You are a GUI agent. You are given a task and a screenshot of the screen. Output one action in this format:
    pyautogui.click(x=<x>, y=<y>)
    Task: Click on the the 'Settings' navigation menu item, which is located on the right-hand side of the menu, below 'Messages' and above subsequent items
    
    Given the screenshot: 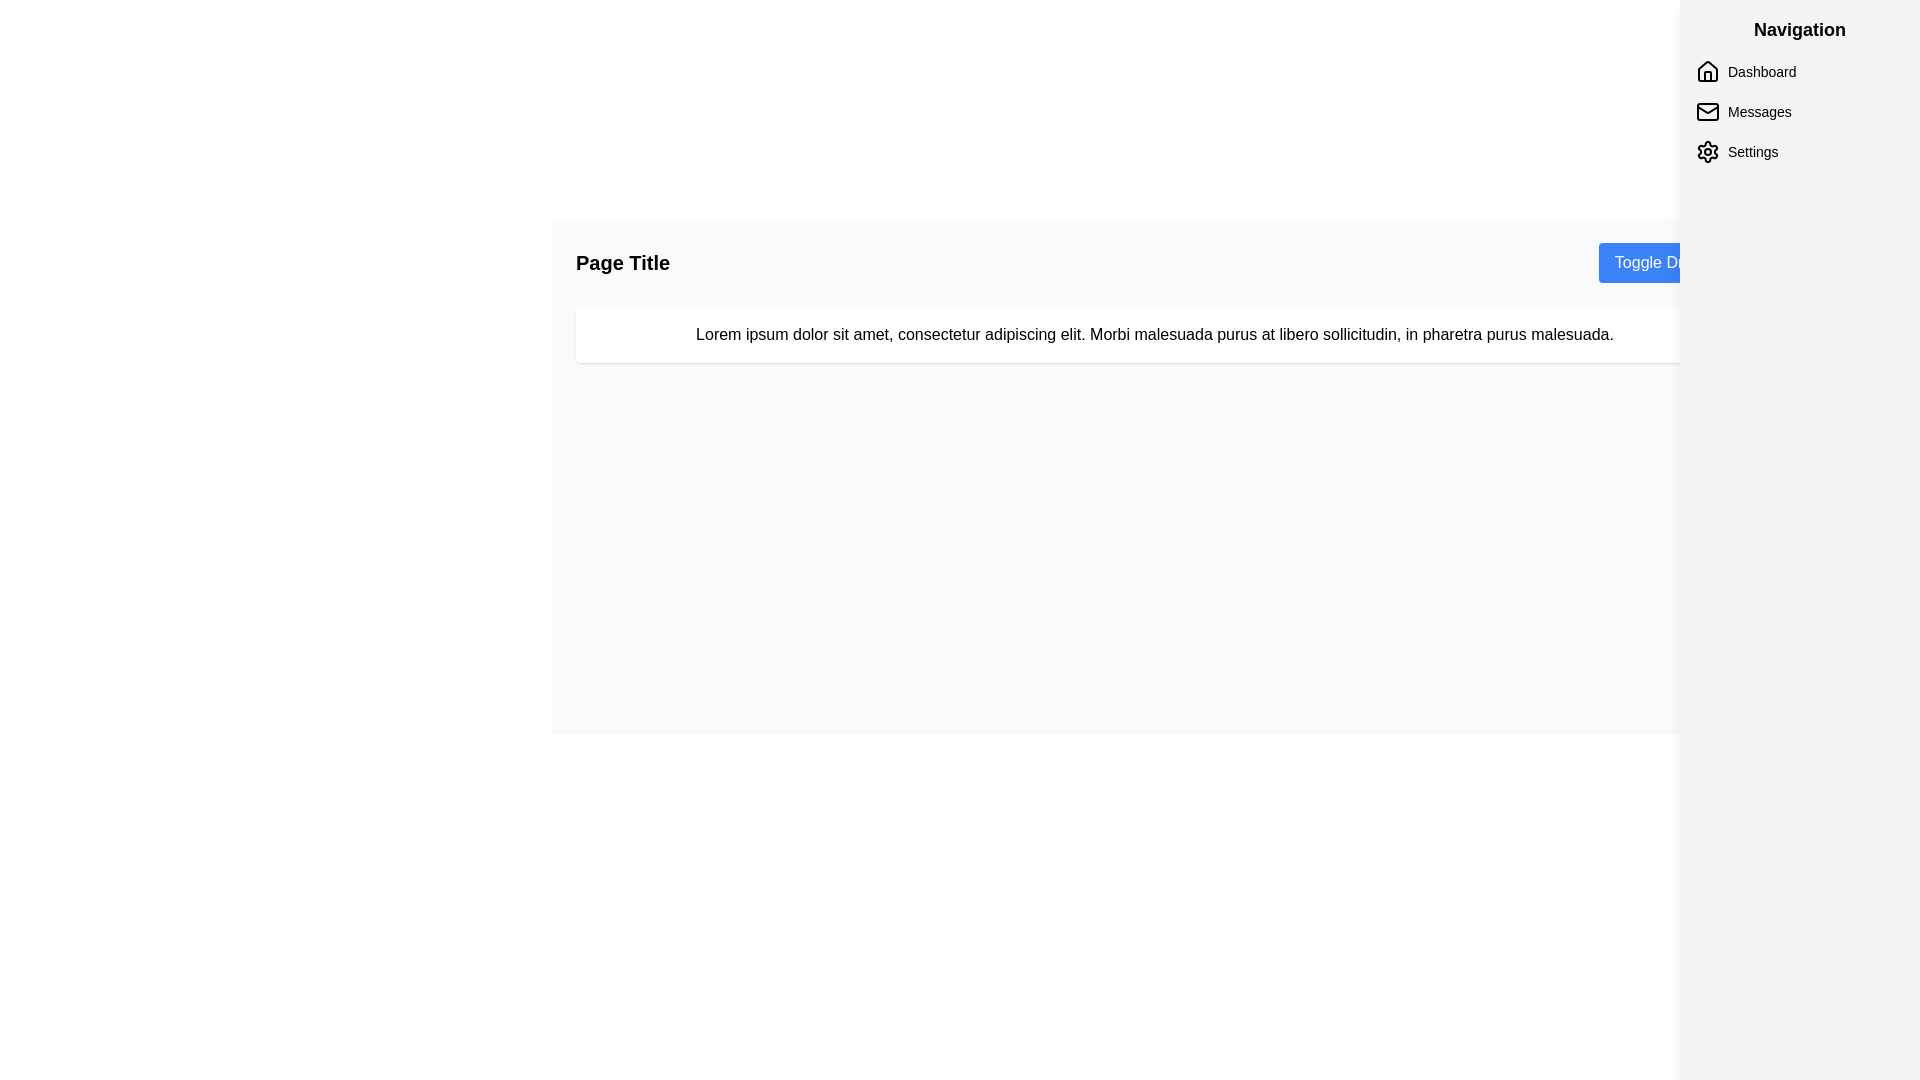 What is the action you would take?
    pyautogui.click(x=1800, y=150)
    